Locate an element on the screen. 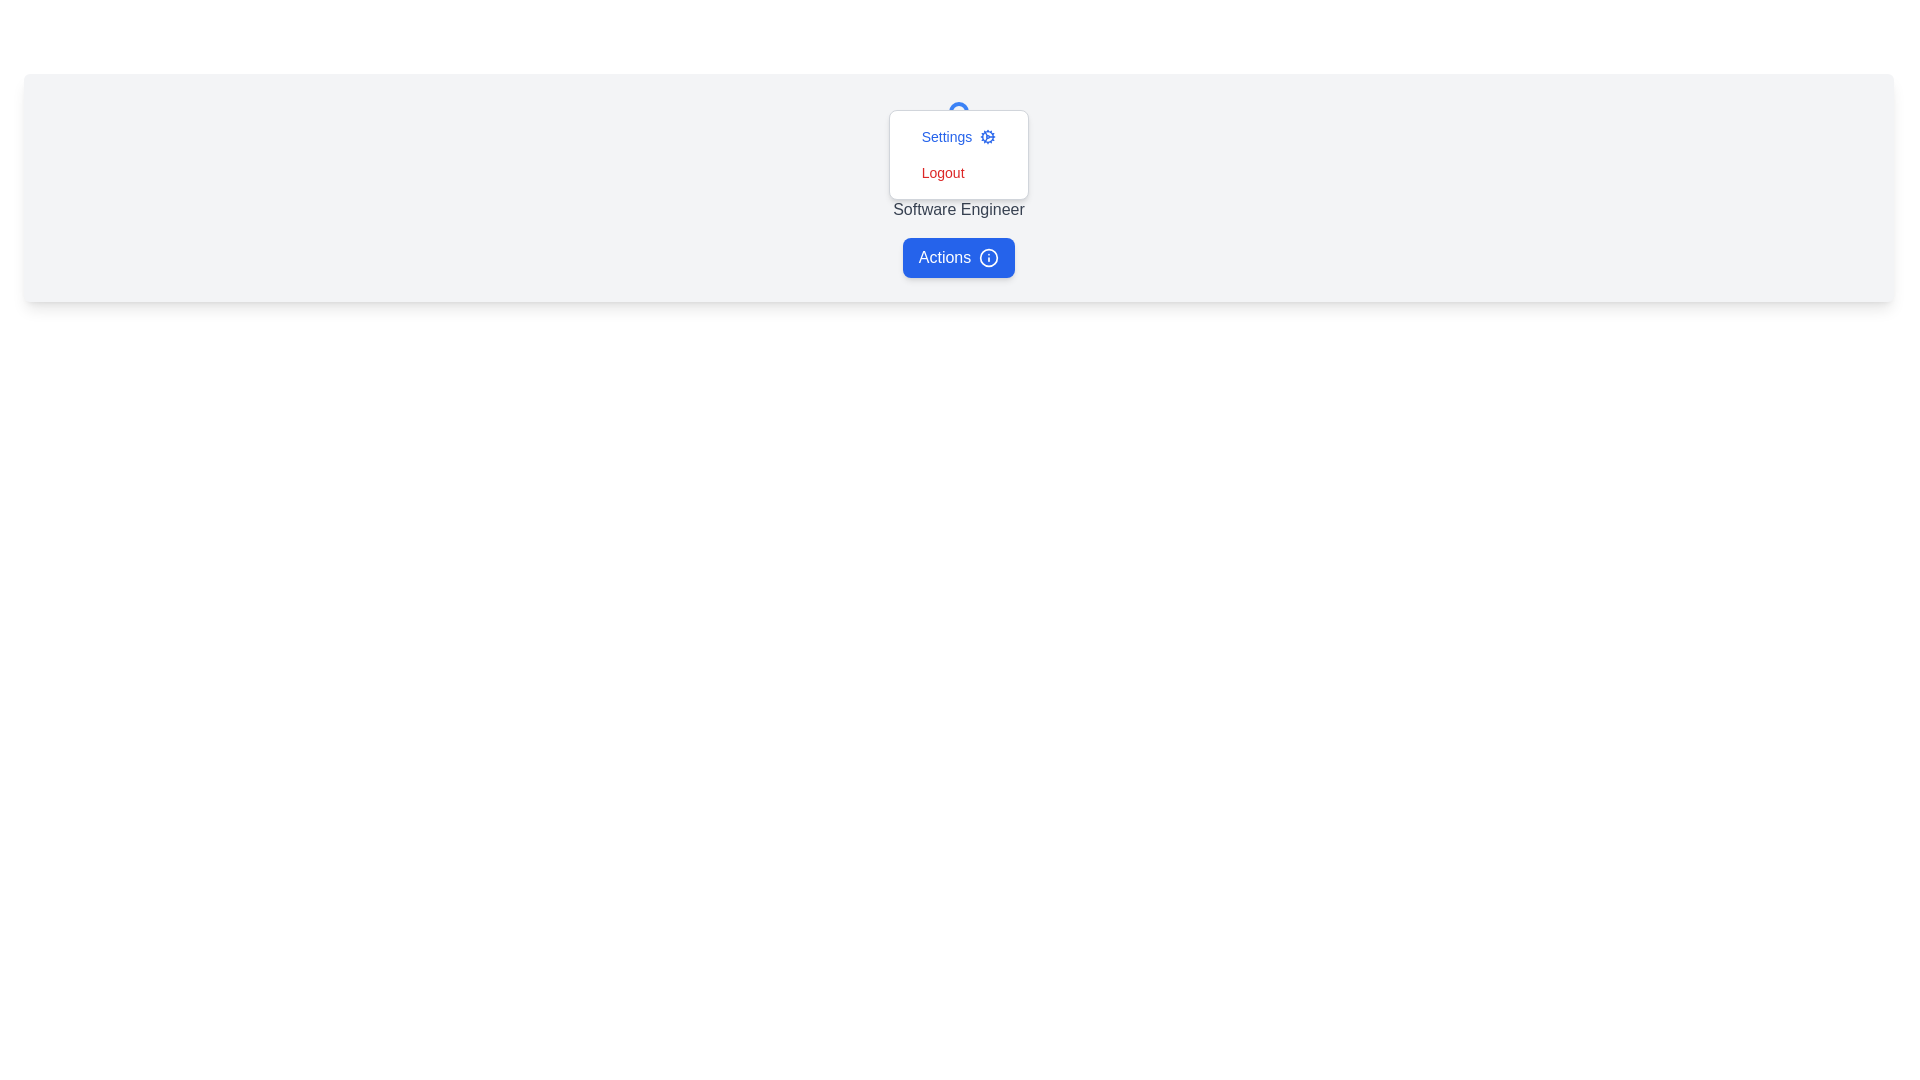 The width and height of the screenshot is (1920, 1080). the 'Logout' button, which is styled with red text and positioned below the 'Settings' option in the dropdown menu is located at coordinates (958, 172).